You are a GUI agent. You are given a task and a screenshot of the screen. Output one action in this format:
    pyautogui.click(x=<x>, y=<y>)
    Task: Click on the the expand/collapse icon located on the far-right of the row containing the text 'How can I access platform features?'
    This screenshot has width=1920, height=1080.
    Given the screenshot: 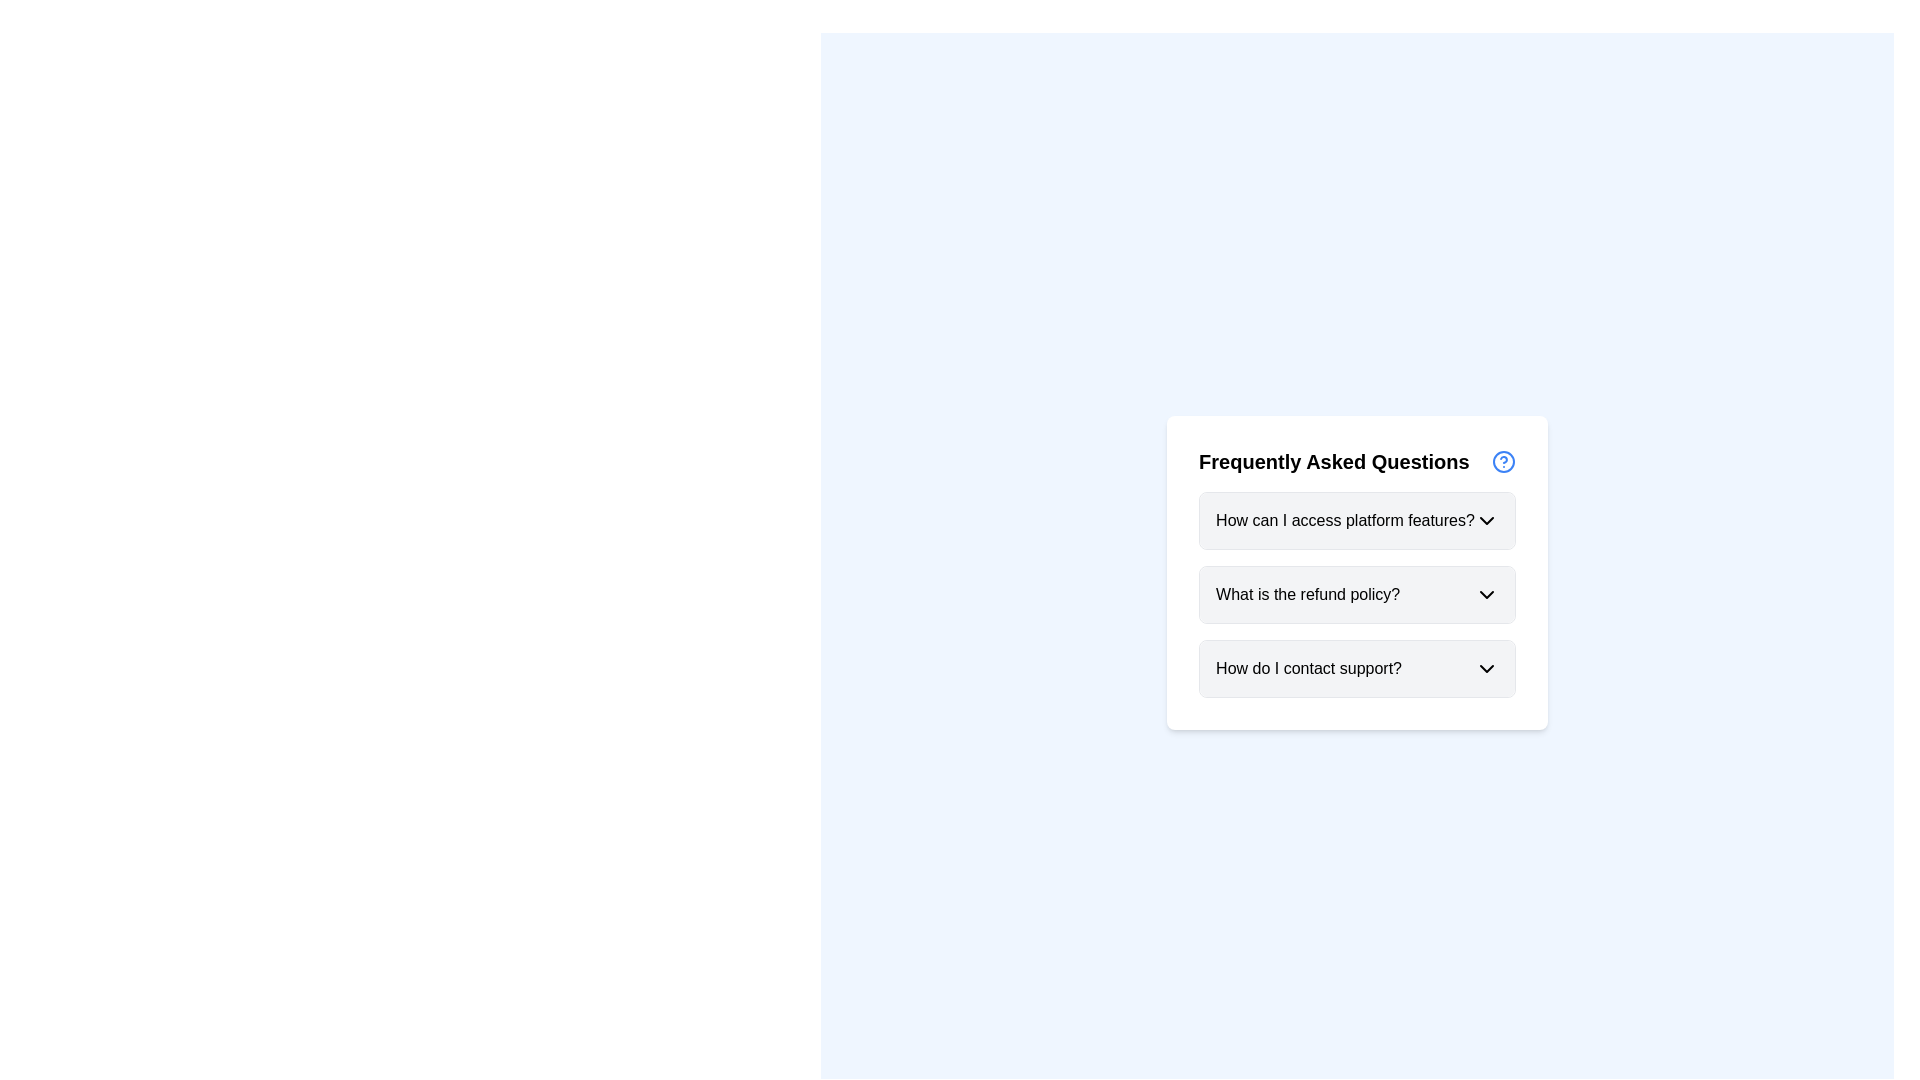 What is the action you would take?
    pyautogui.click(x=1486, y=519)
    